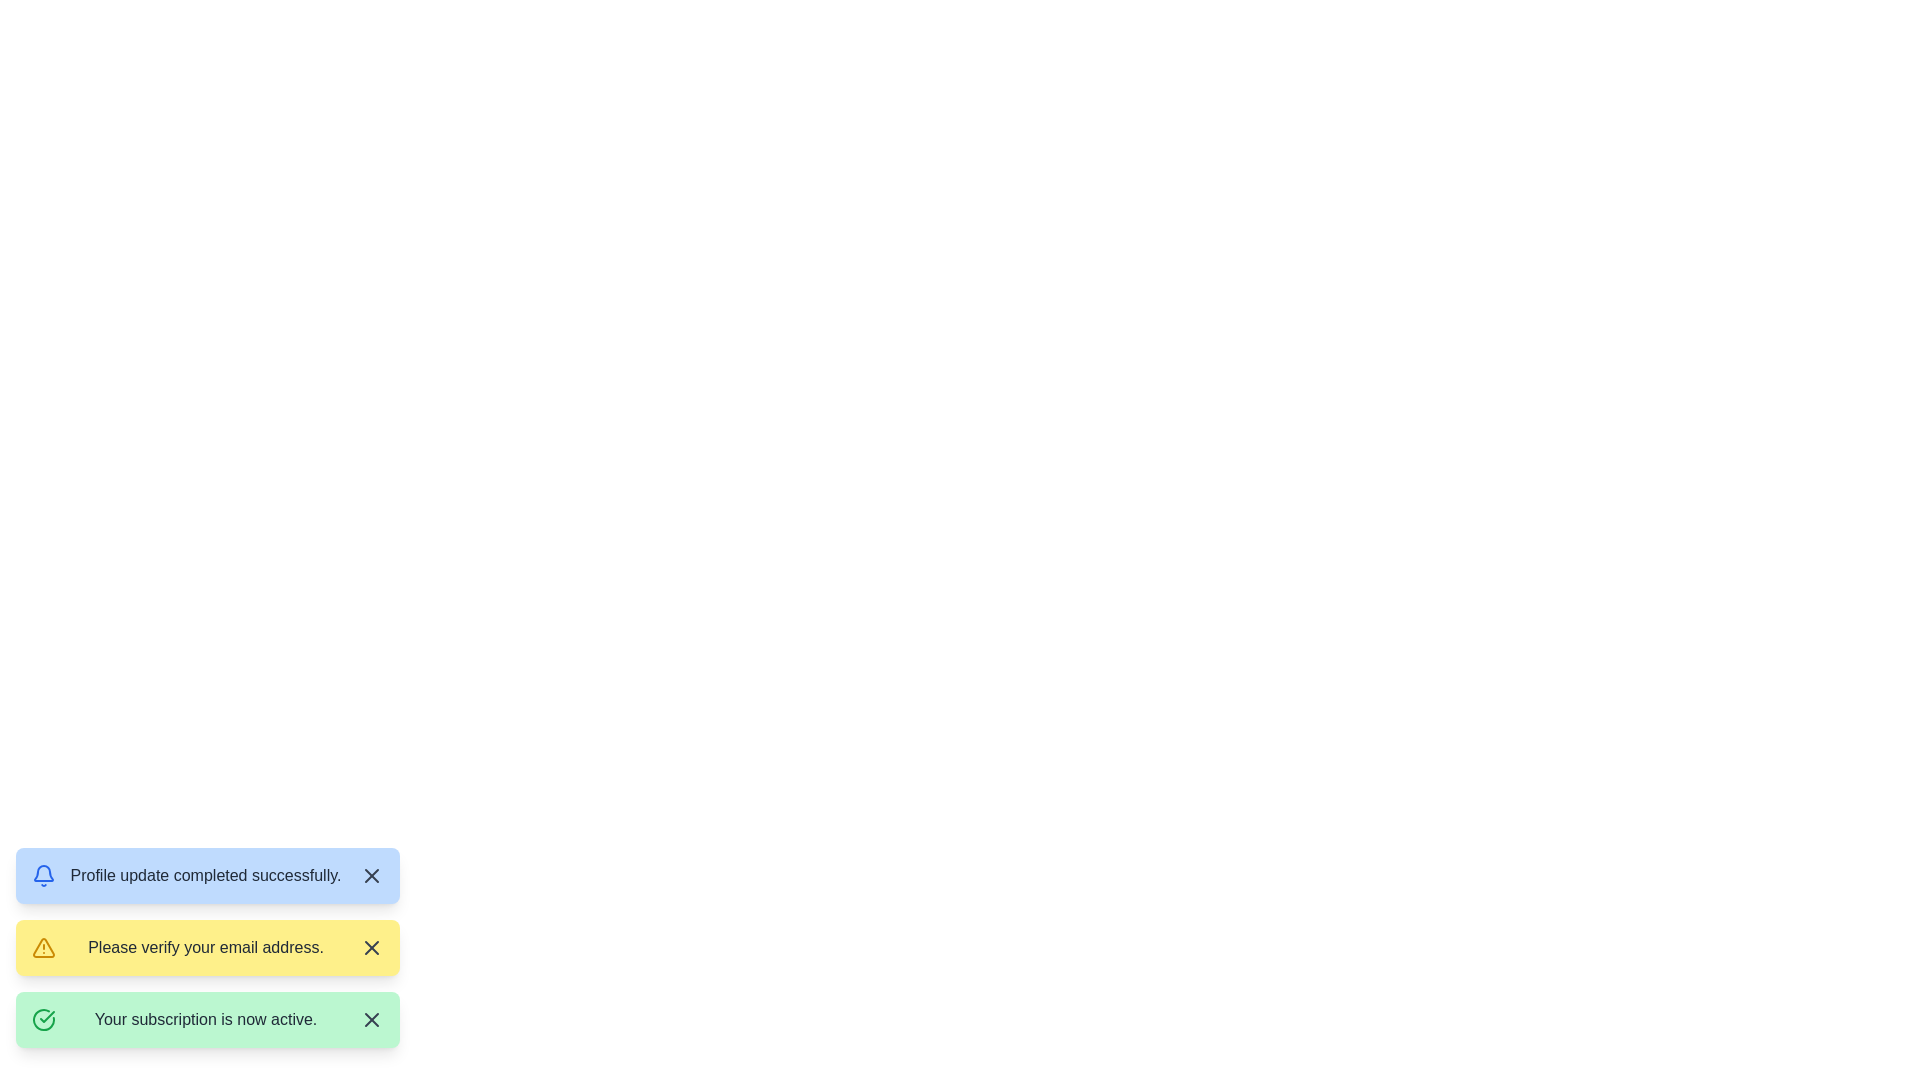  I want to click on the subscription active confirmation icon located within the green background banner of the notification labeled 'Your subscription is now active', so click(43, 1019).